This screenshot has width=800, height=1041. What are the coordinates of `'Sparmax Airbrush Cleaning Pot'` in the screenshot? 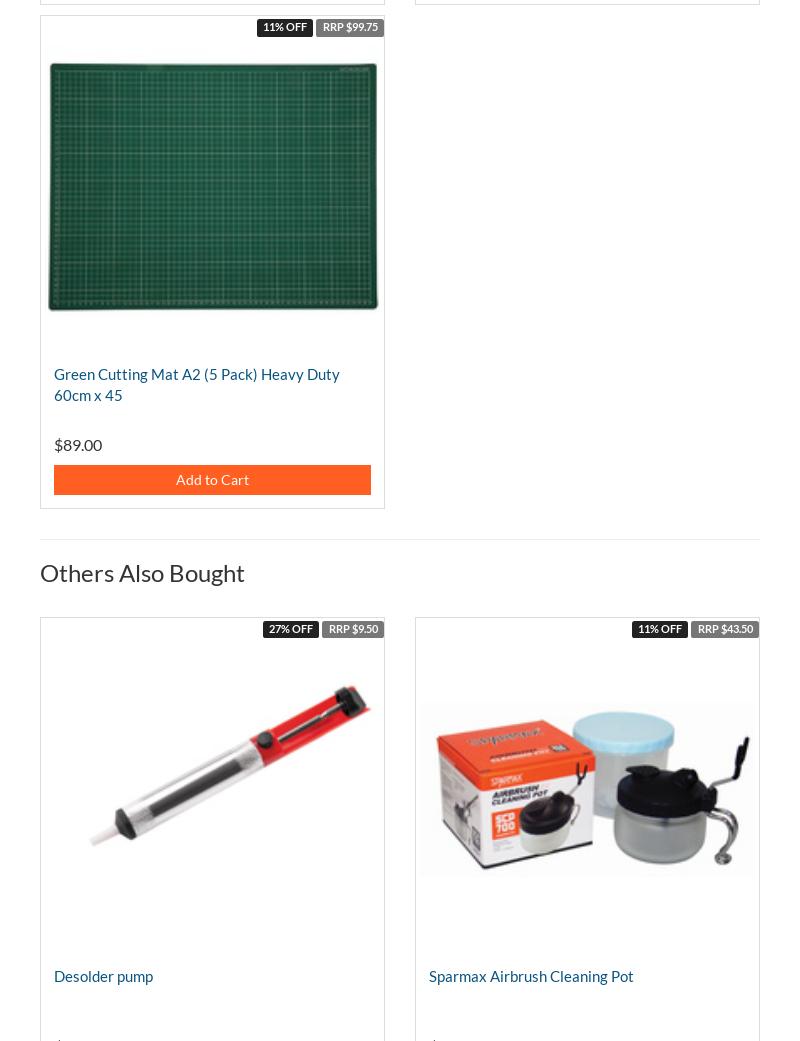 It's located at (530, 975).